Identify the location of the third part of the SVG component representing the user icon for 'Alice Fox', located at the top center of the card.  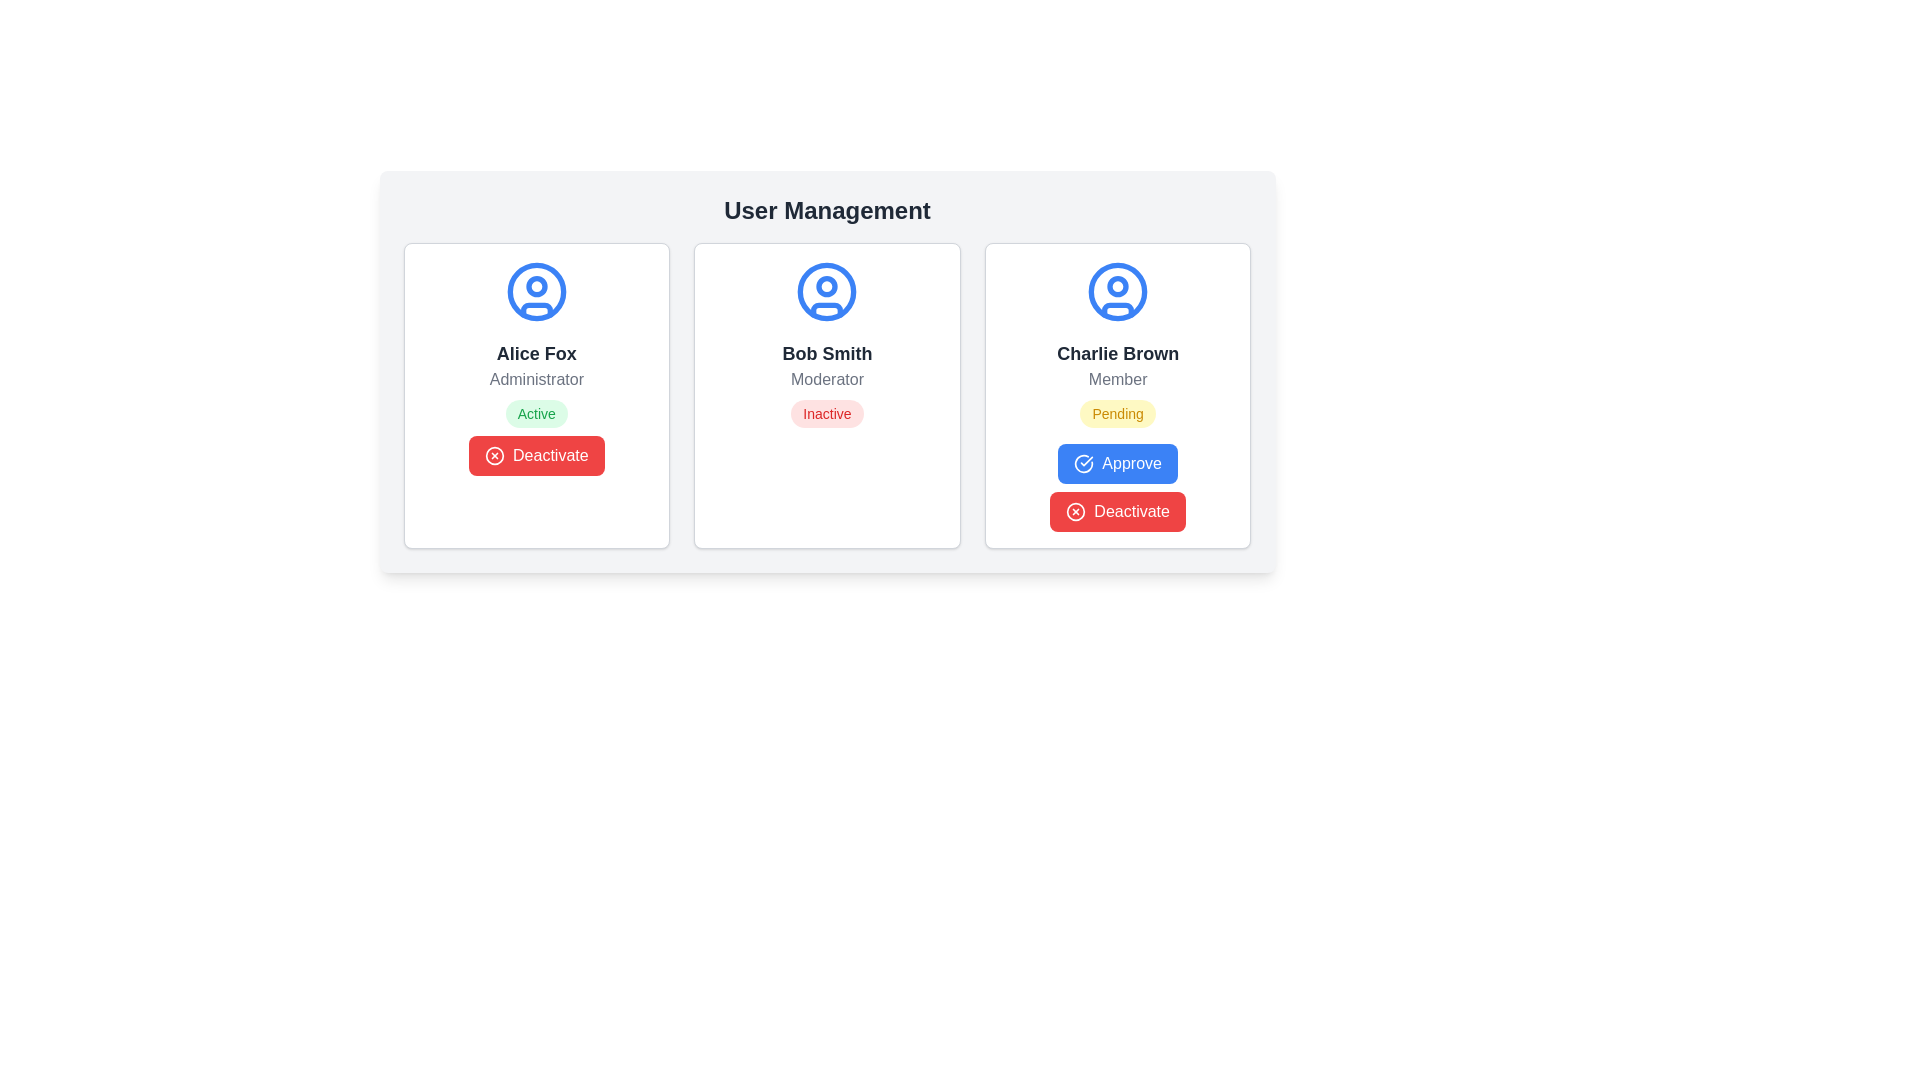
(536, 310).